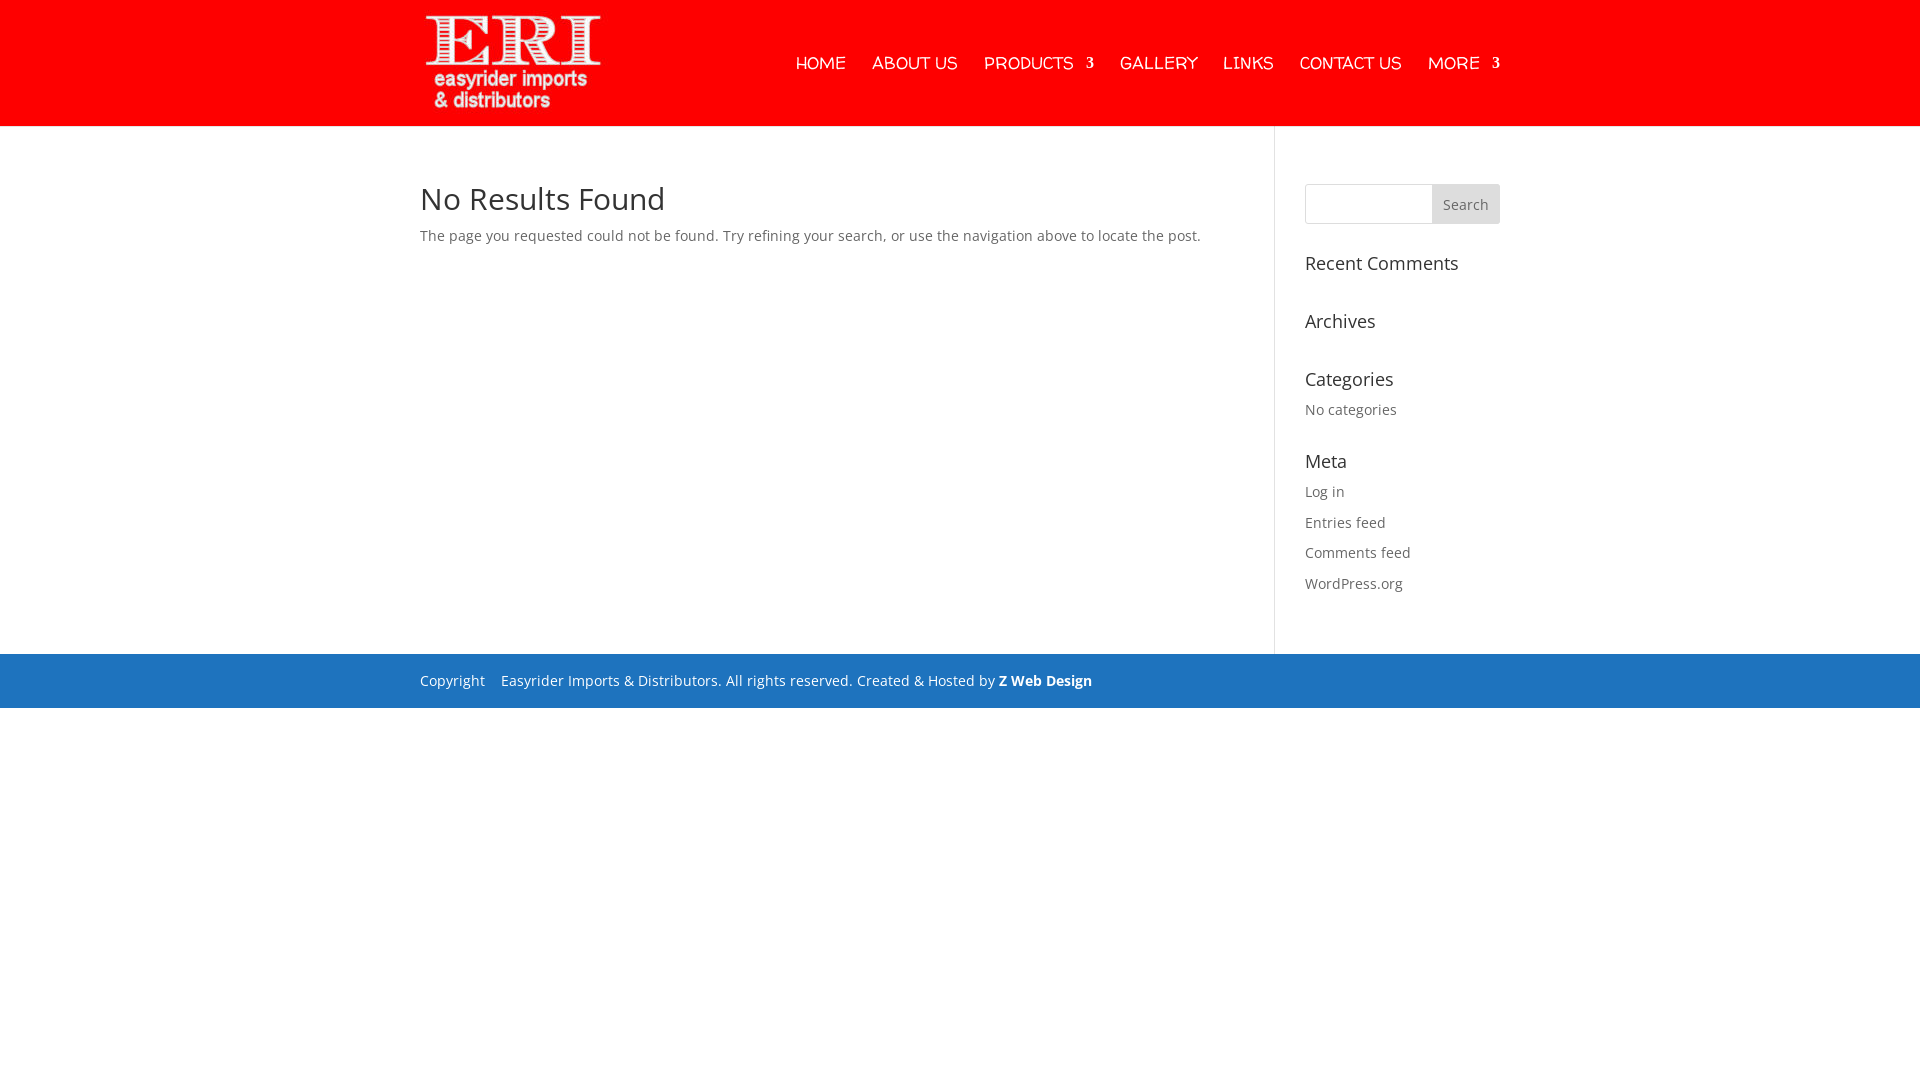  Describe the element at coordinates (1464, 91) in the screenshot. I see `'MORE'` at that location.